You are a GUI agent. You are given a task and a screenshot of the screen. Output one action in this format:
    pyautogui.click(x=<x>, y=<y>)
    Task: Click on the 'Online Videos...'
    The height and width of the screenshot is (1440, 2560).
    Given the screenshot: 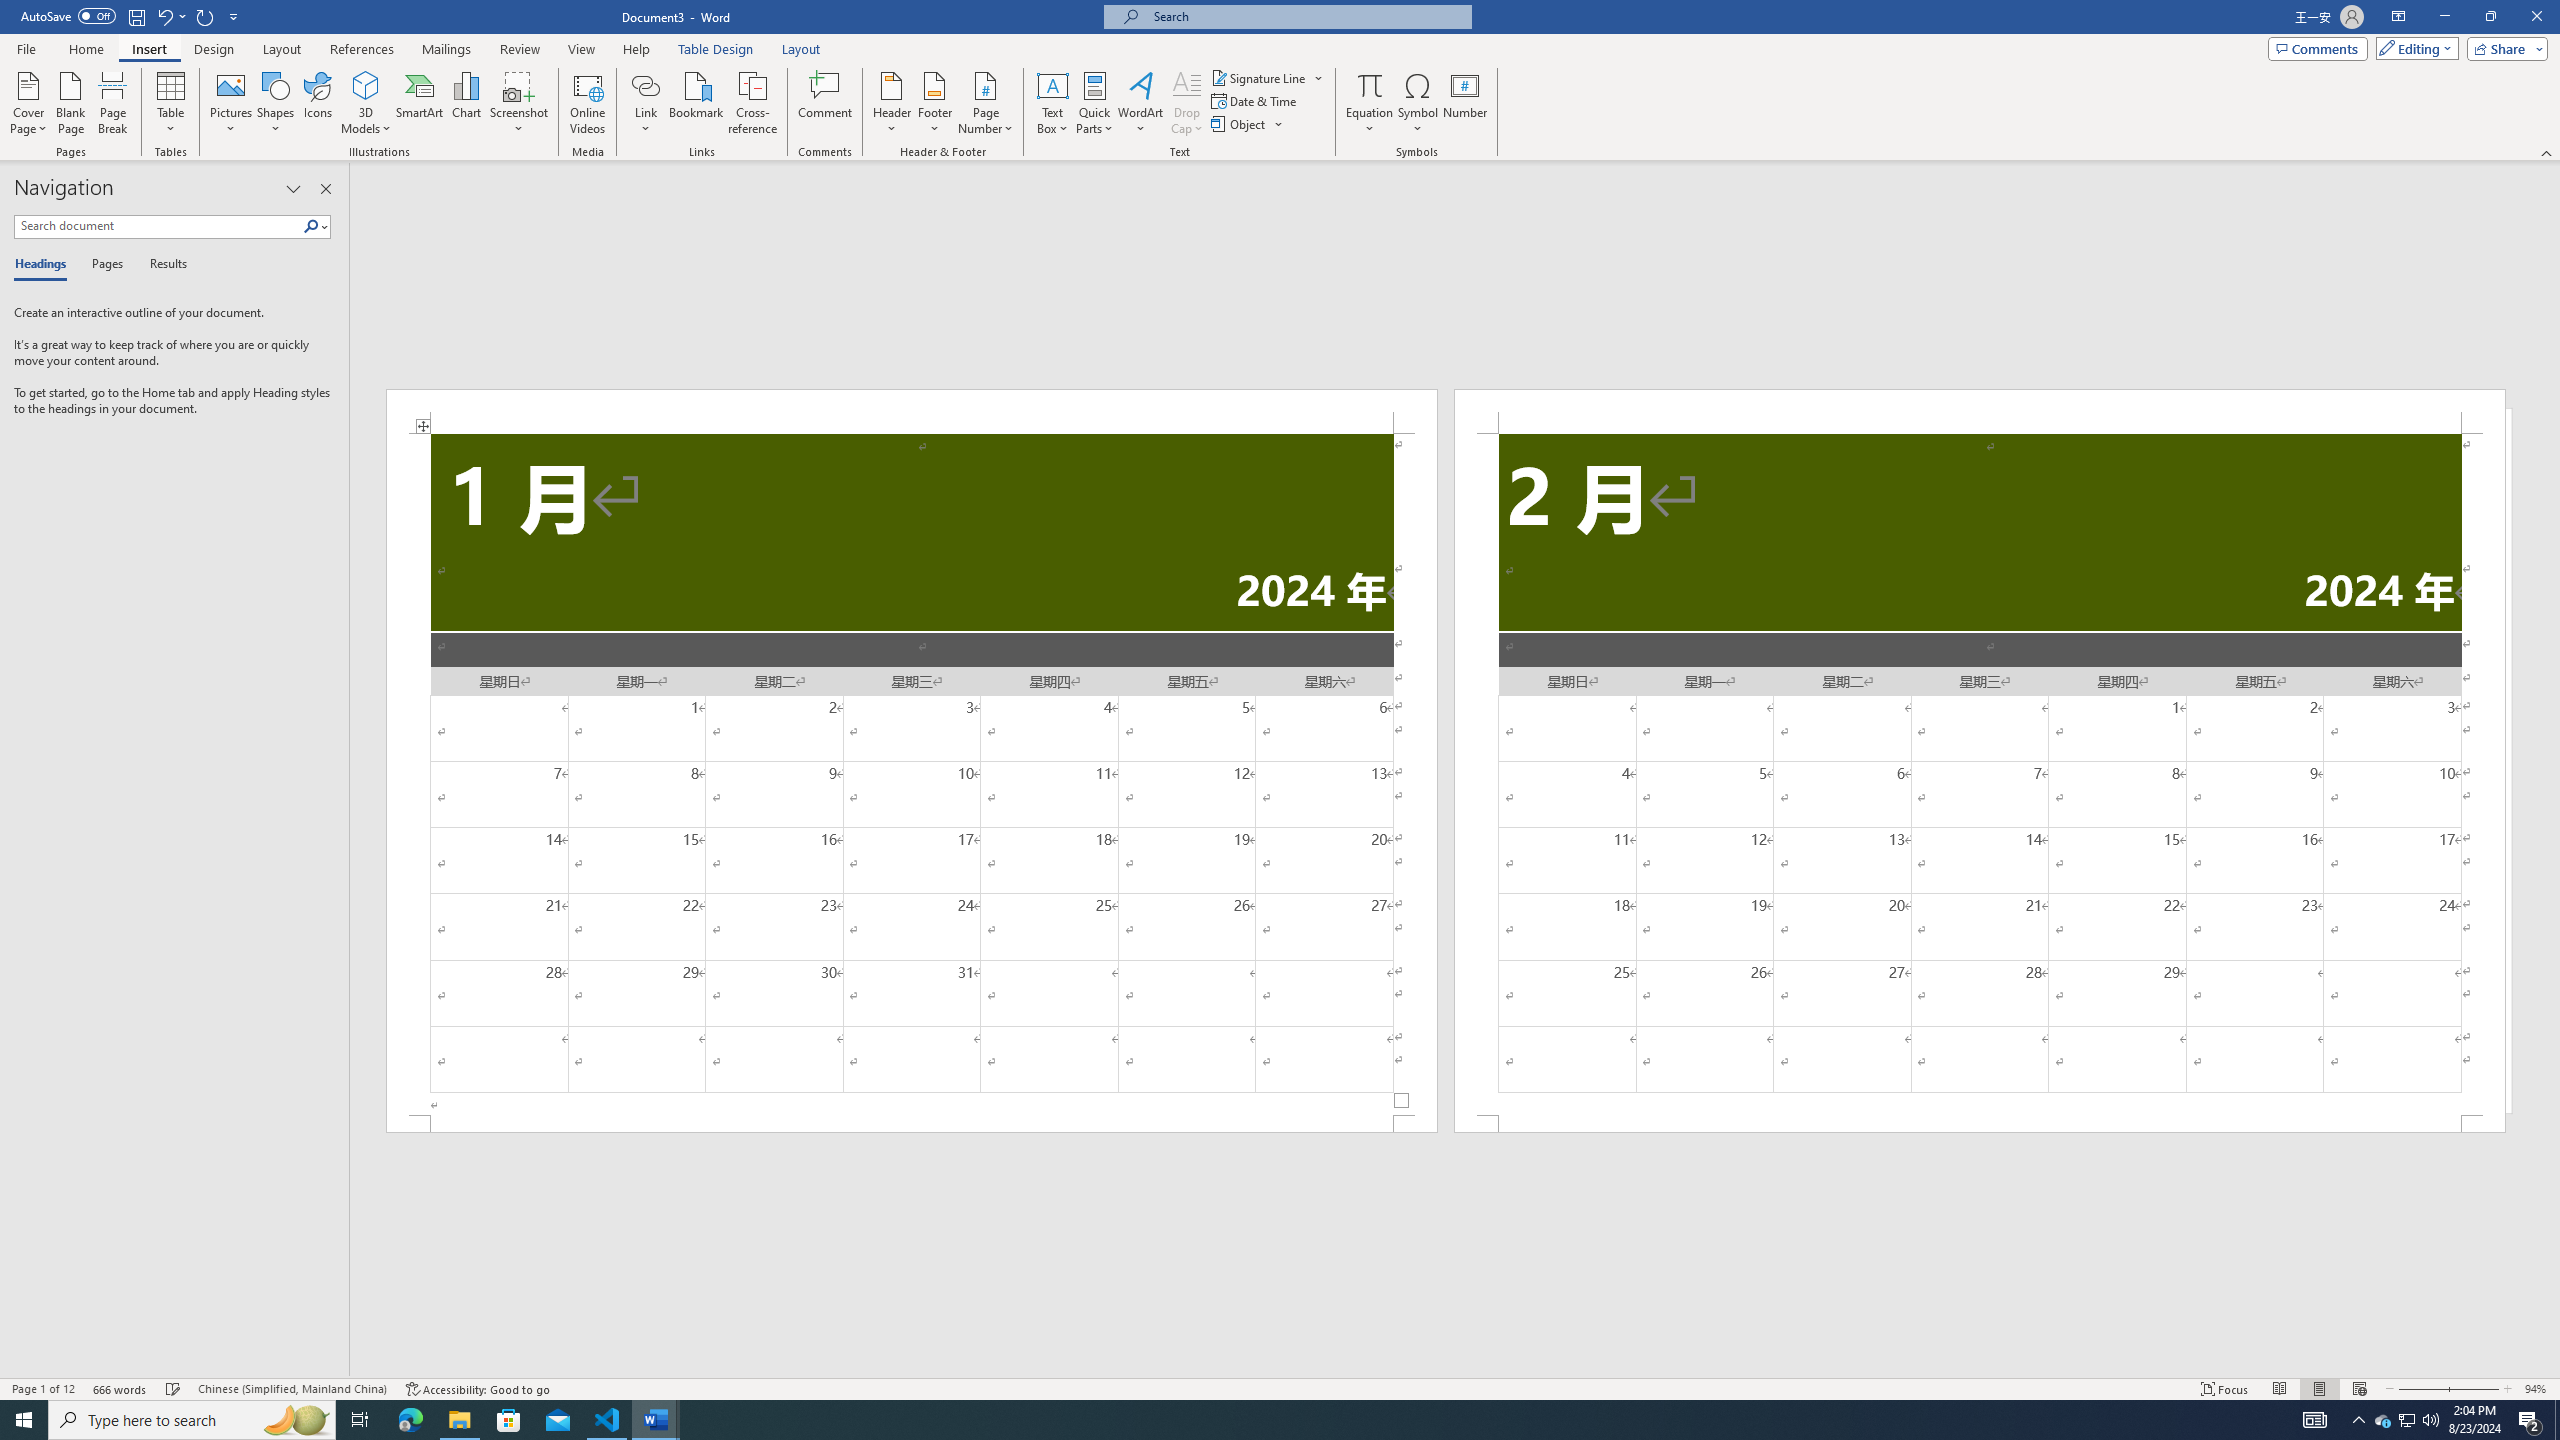 What is the action you would take?
    pyautogui.click(x=587, y=103)
    